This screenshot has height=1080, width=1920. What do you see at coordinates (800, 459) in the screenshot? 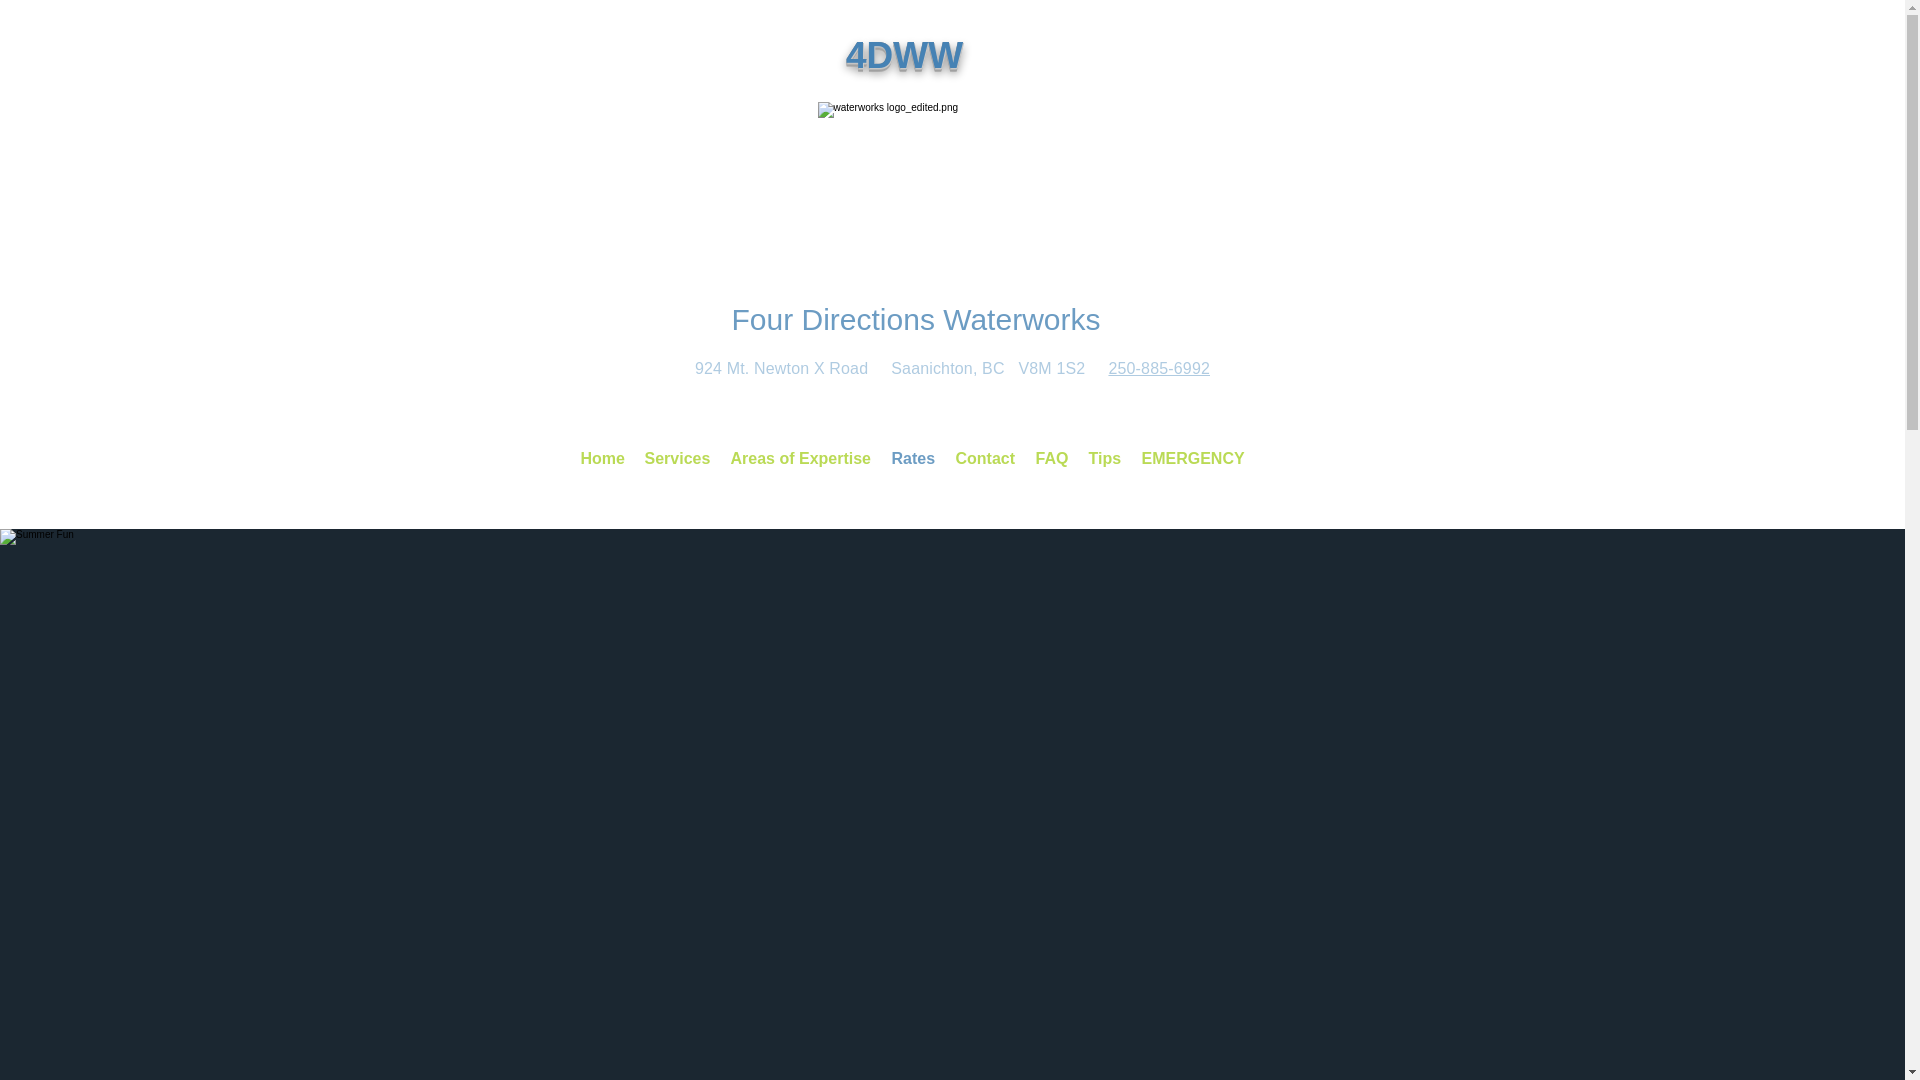
I see `'Areas of Expertise'` at bounding box center [800, 459].